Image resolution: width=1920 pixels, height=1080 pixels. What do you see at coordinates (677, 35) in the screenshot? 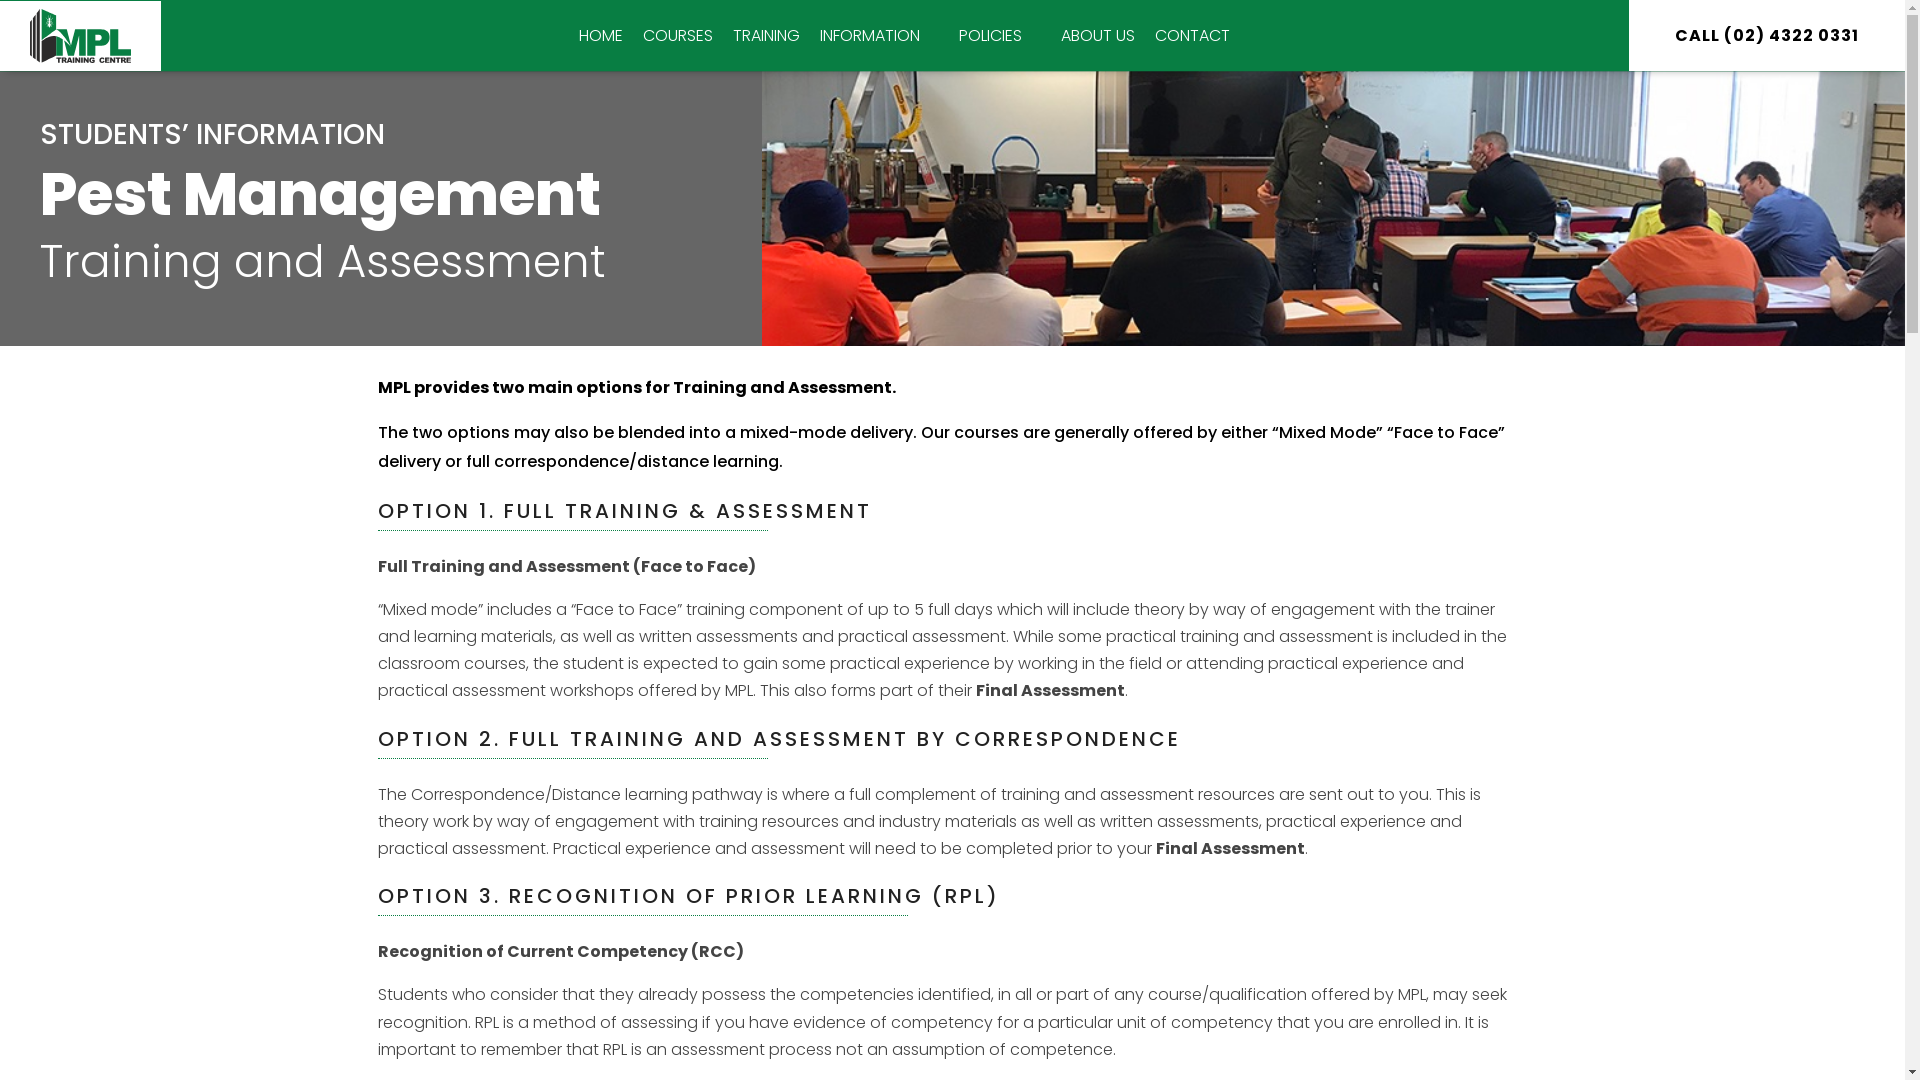
I see `'COURSES'` at bounding box center [677, 35].